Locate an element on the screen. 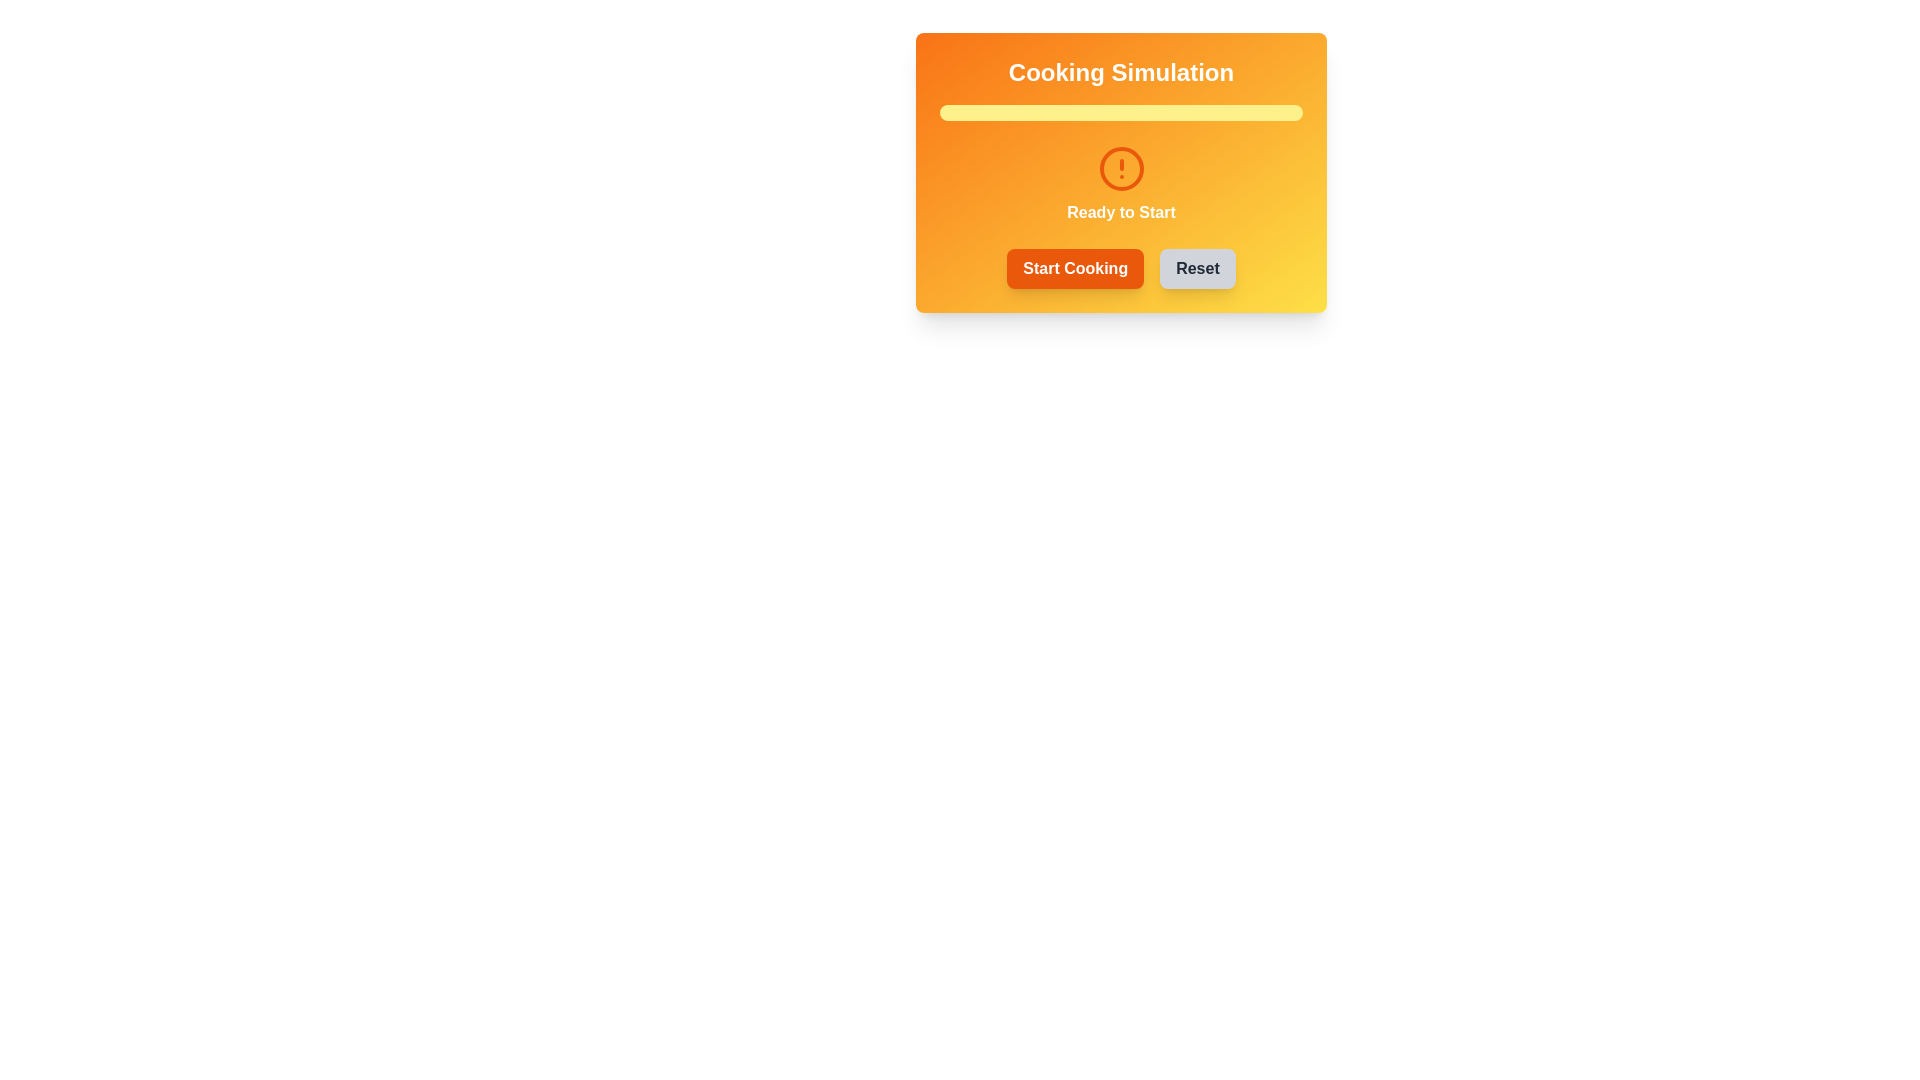  the 'Reset' button, which is a rectangular button with a light gray background and bold black text, located on the bottom-right corner of a two-button group near the center of the interface is located at coordinates (1197, 268).